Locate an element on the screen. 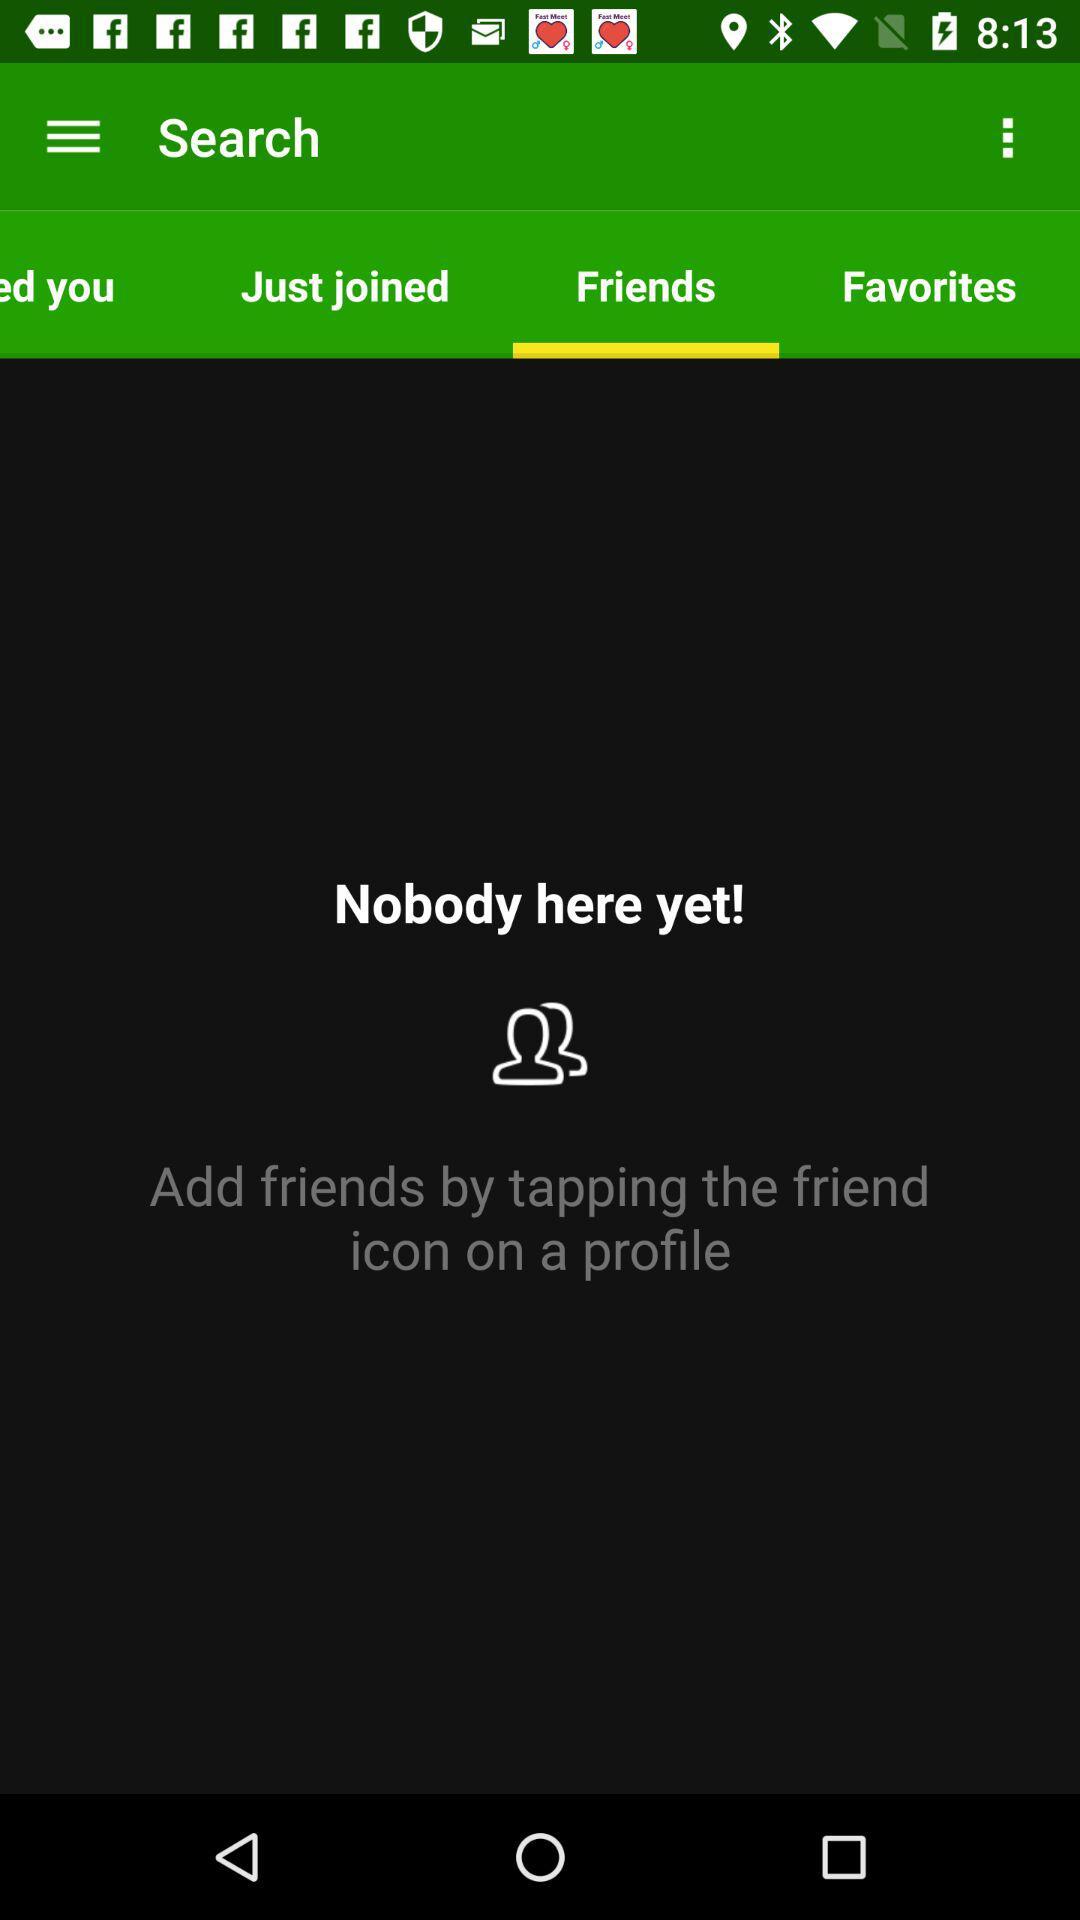 This screenshot has height=1920, width=1080. favorites app is located at coordinates (929, 283).